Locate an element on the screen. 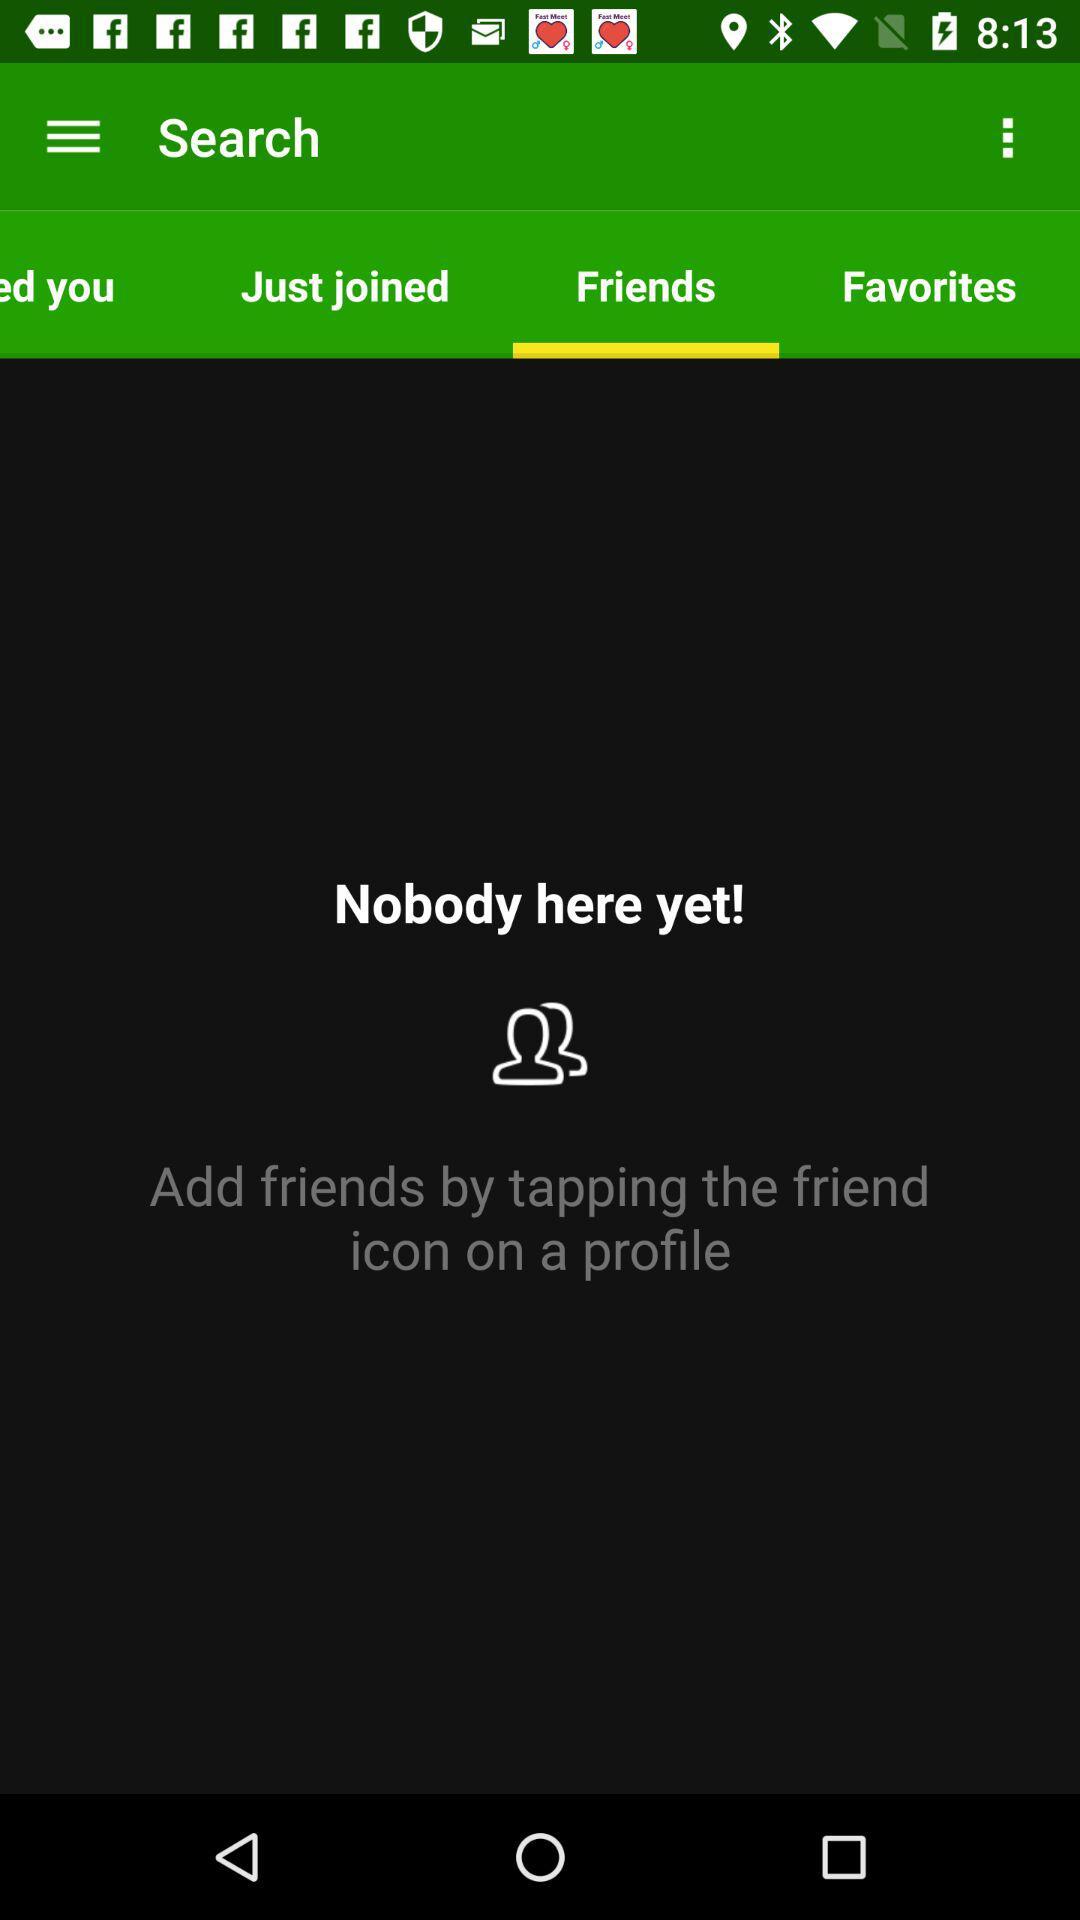 This screenshot has height=1920, width=1080. favorites app is located at coordinates (929, 283).